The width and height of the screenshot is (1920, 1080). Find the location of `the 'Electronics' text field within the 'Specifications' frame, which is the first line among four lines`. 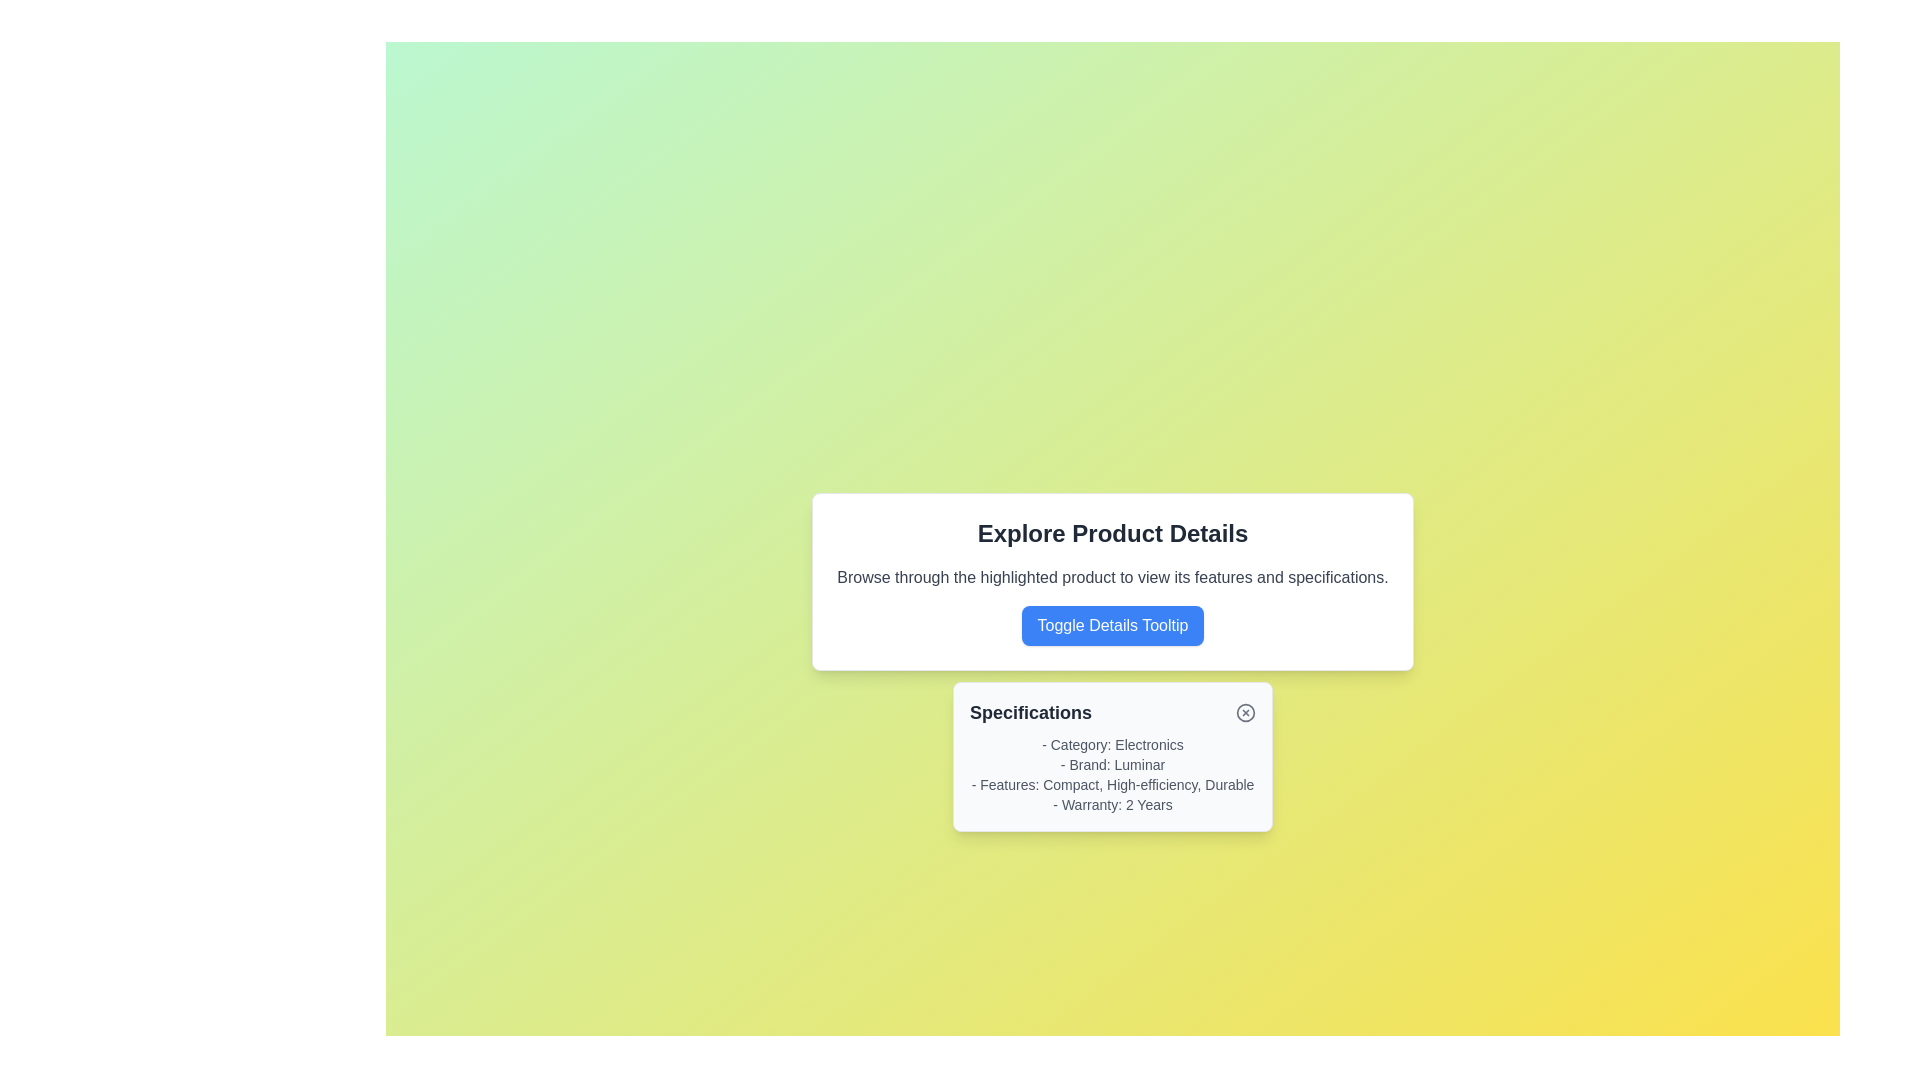

the 'Electronics' text field within the 'Specifications' frame, which is the first line among four lines is located at coordinates (1112, 744).